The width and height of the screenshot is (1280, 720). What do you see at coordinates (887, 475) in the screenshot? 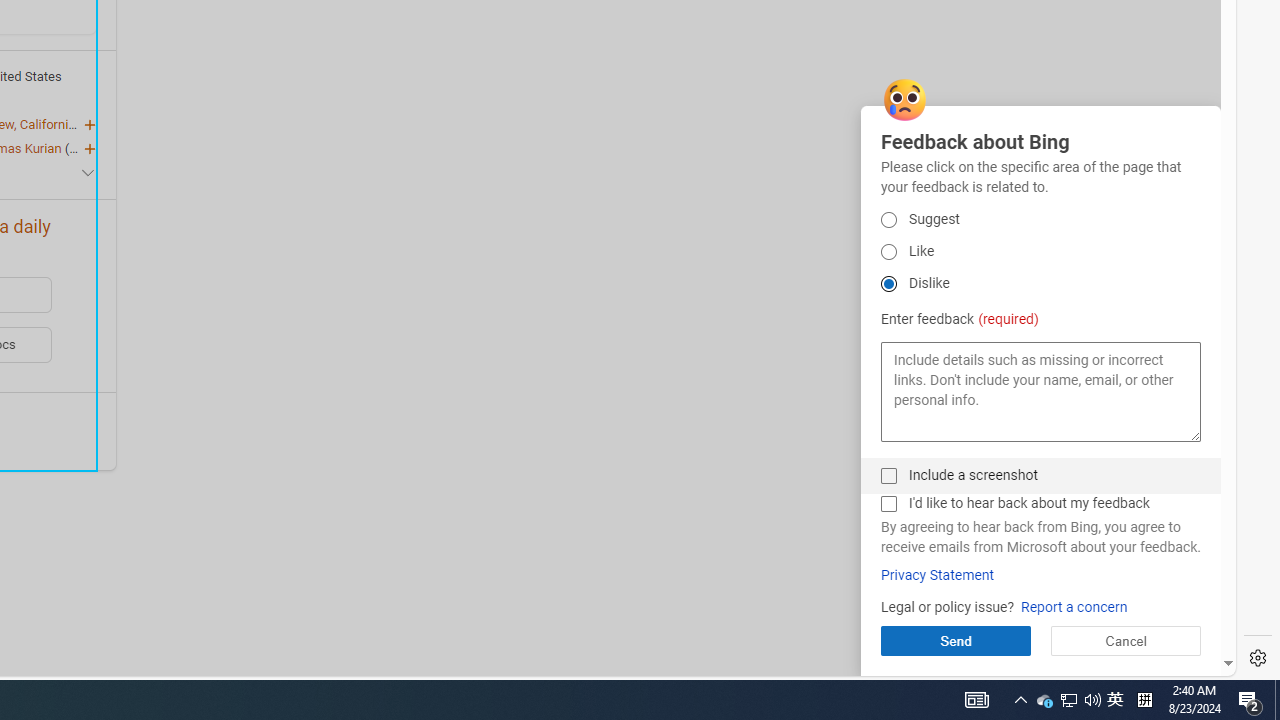
I see `'Include a screenshot'` at bounding box center [887, 475].